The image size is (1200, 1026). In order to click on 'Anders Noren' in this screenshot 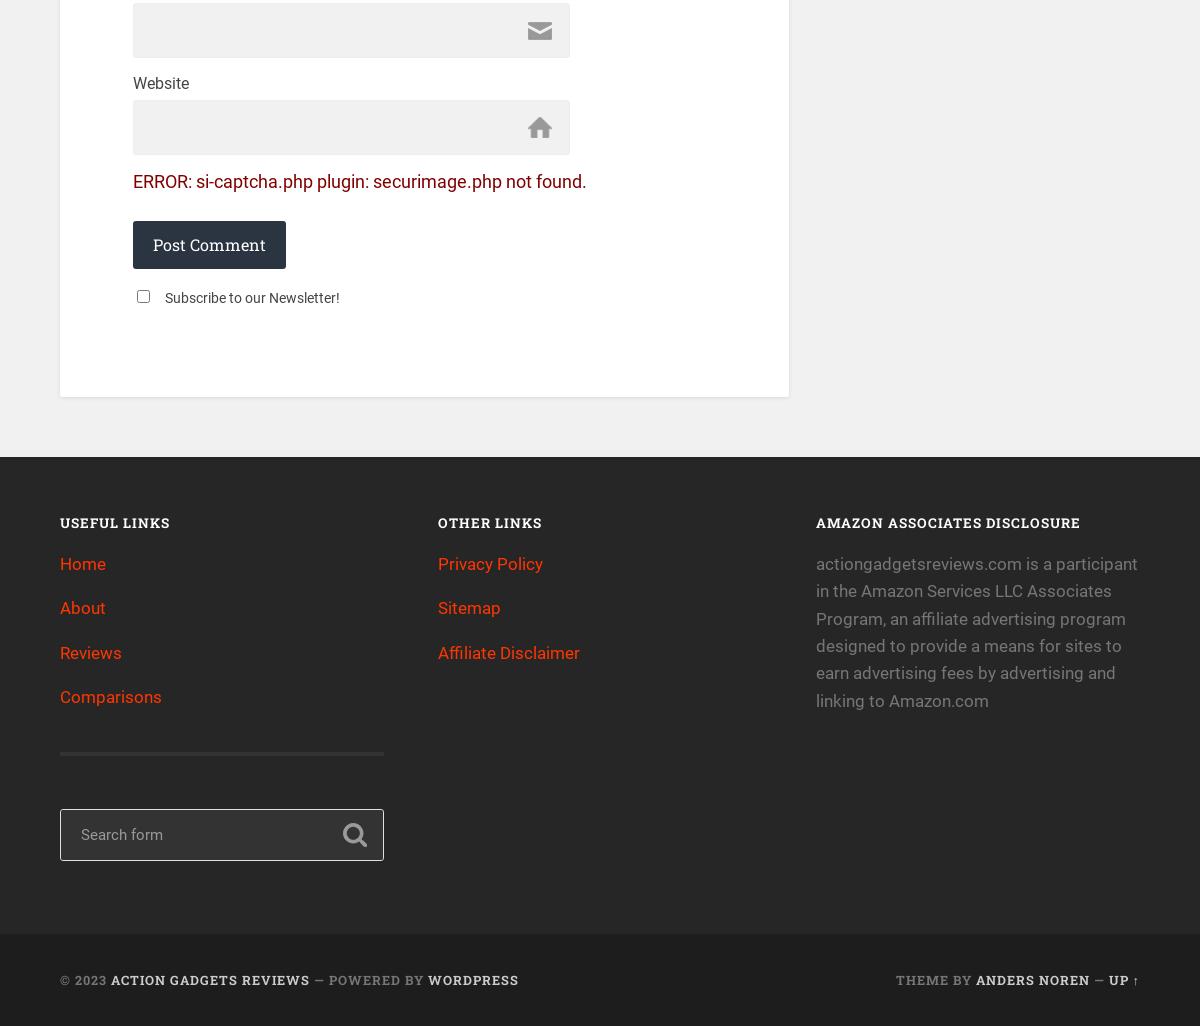, I will do `click(1032, 978)`.